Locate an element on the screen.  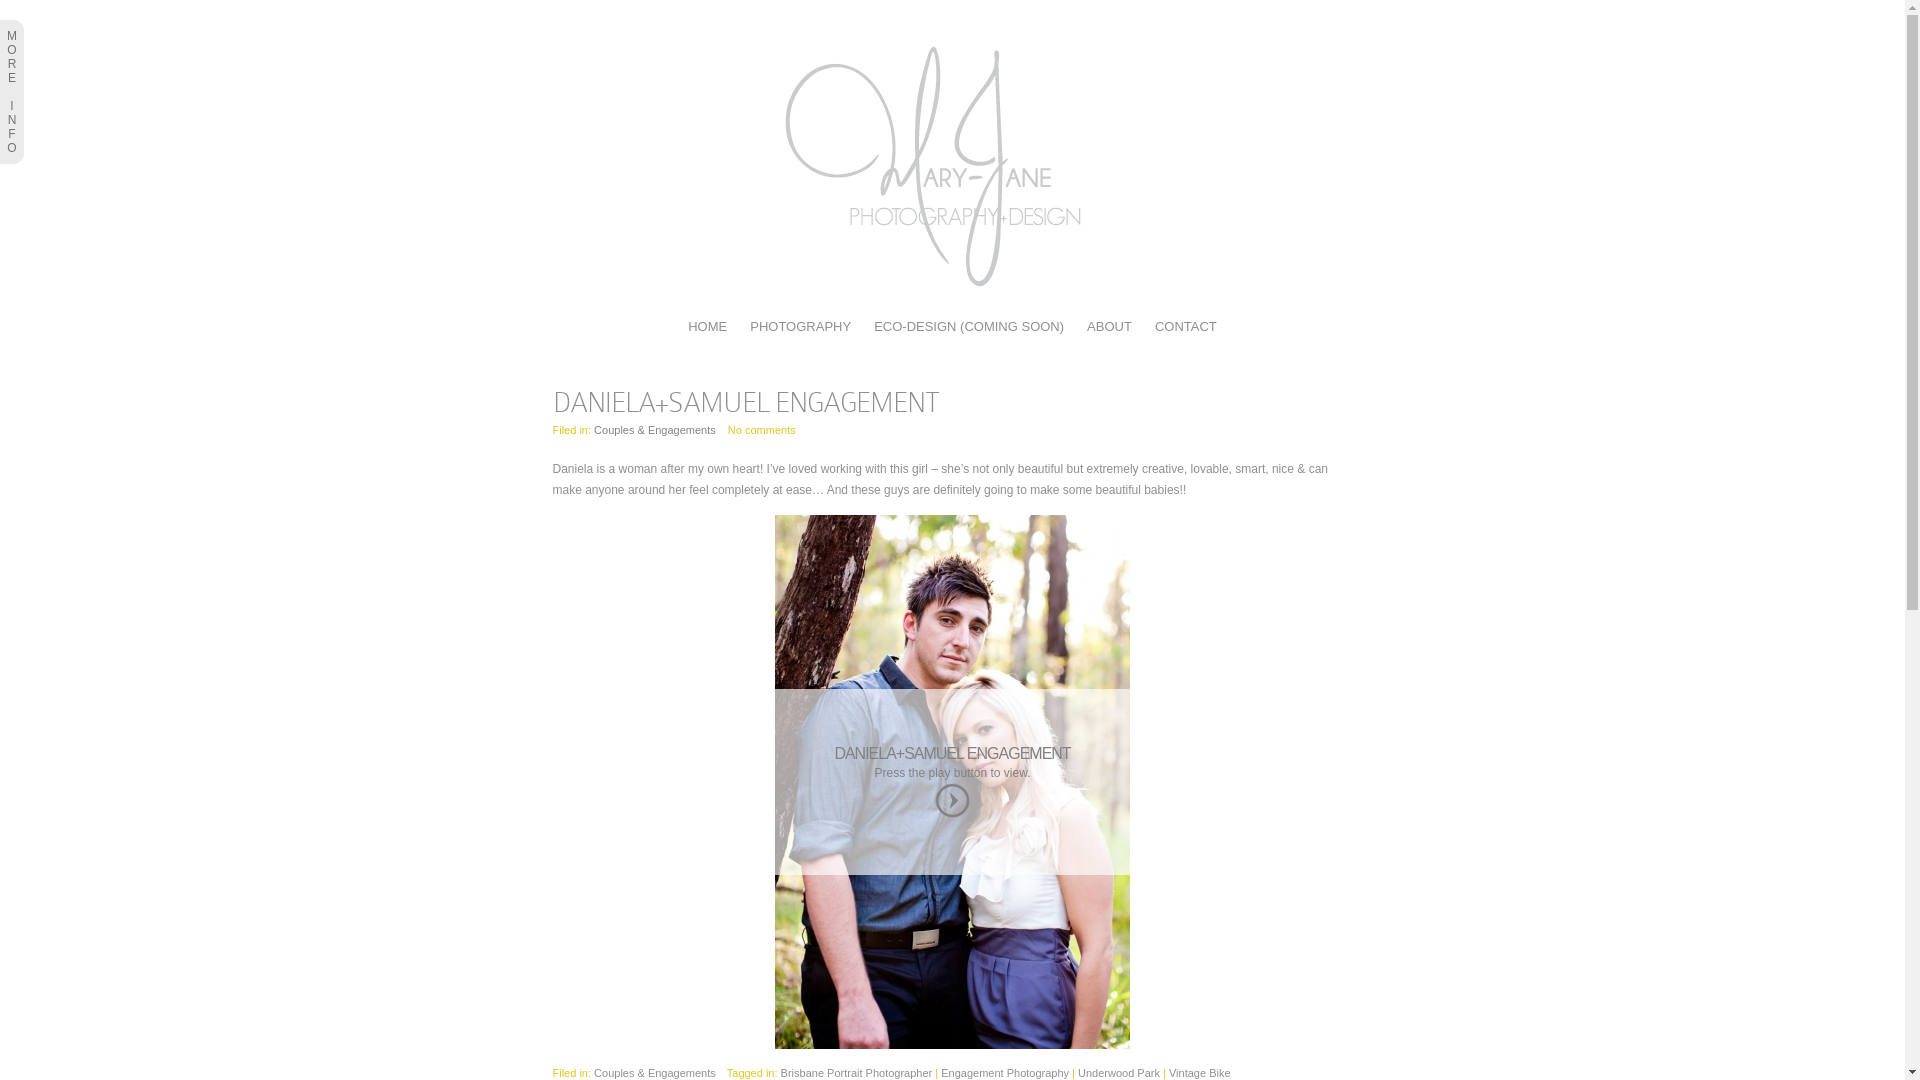
'ECO-DESIGN (COMING SOON)' is located at coordinates (969, 325).